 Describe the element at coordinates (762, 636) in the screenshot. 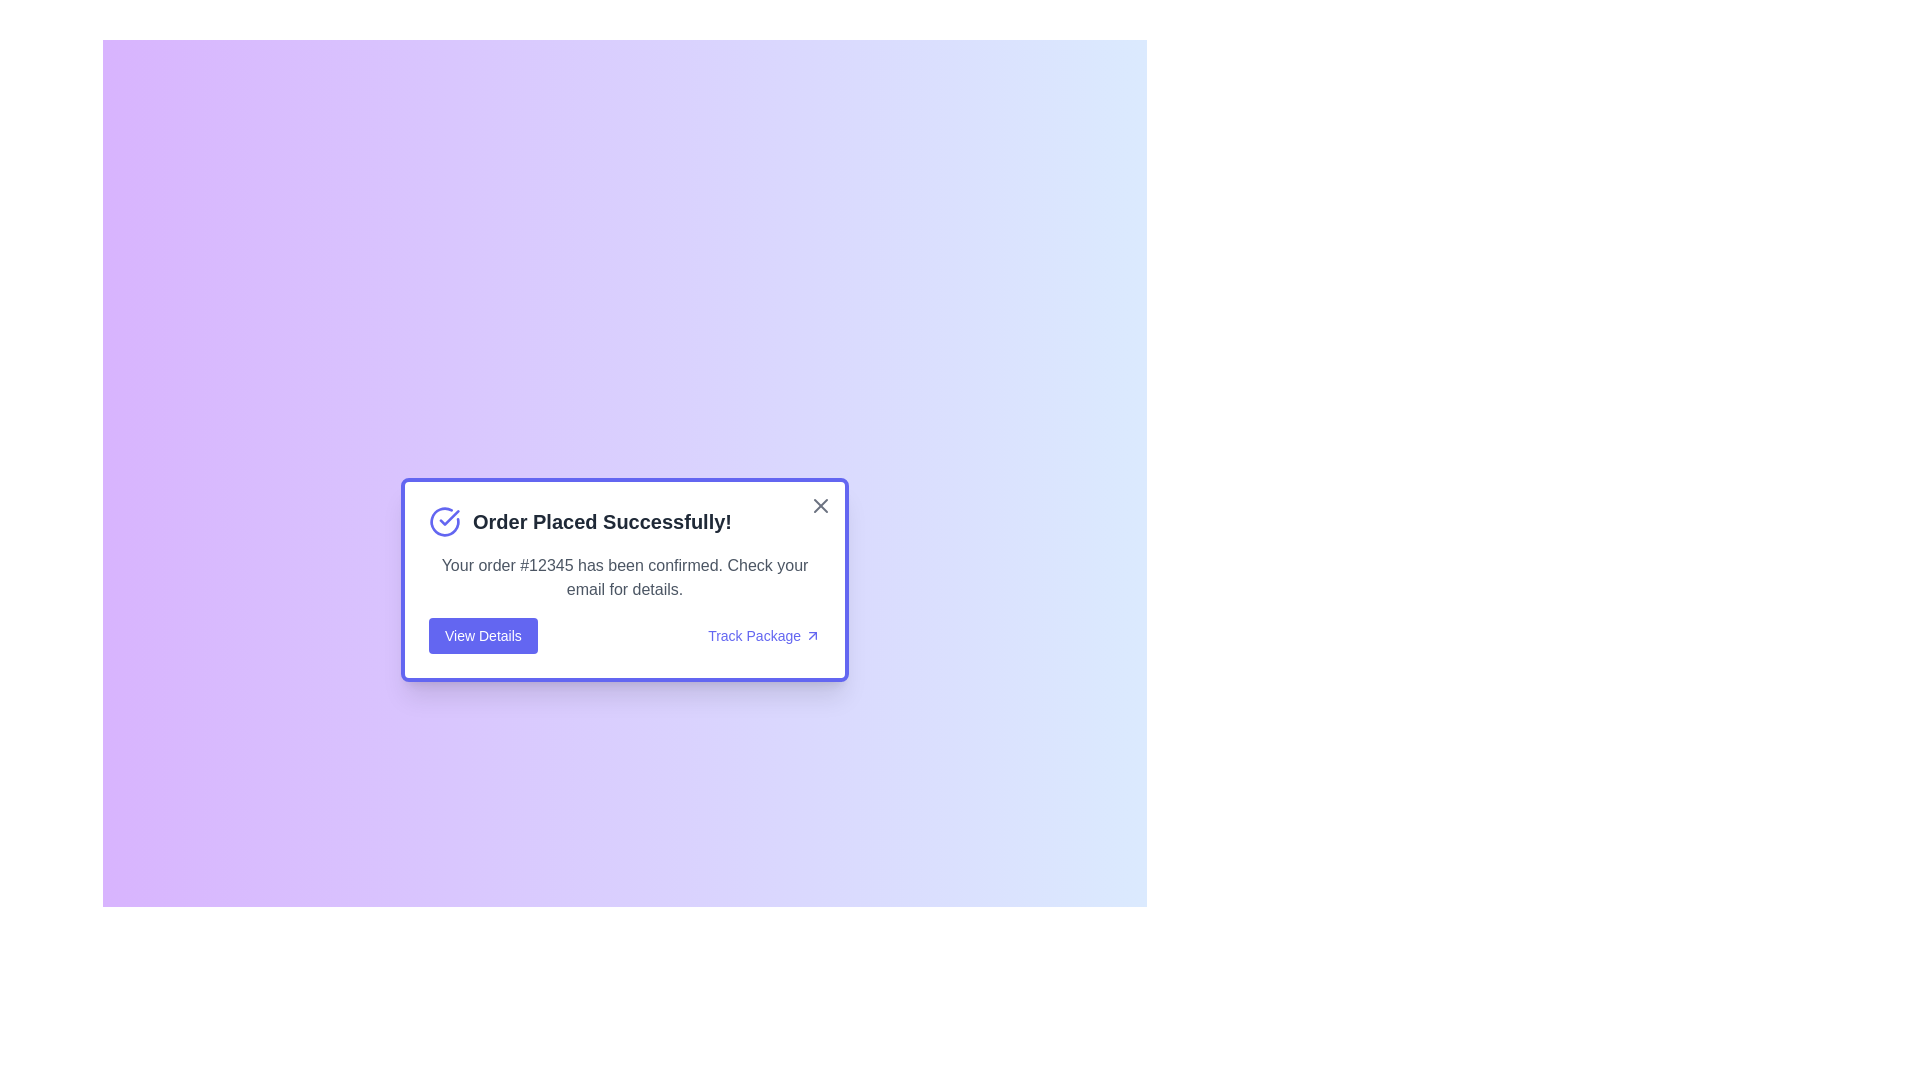

I see `the 'Track Package' button to navigate to the tracking page` at that location.